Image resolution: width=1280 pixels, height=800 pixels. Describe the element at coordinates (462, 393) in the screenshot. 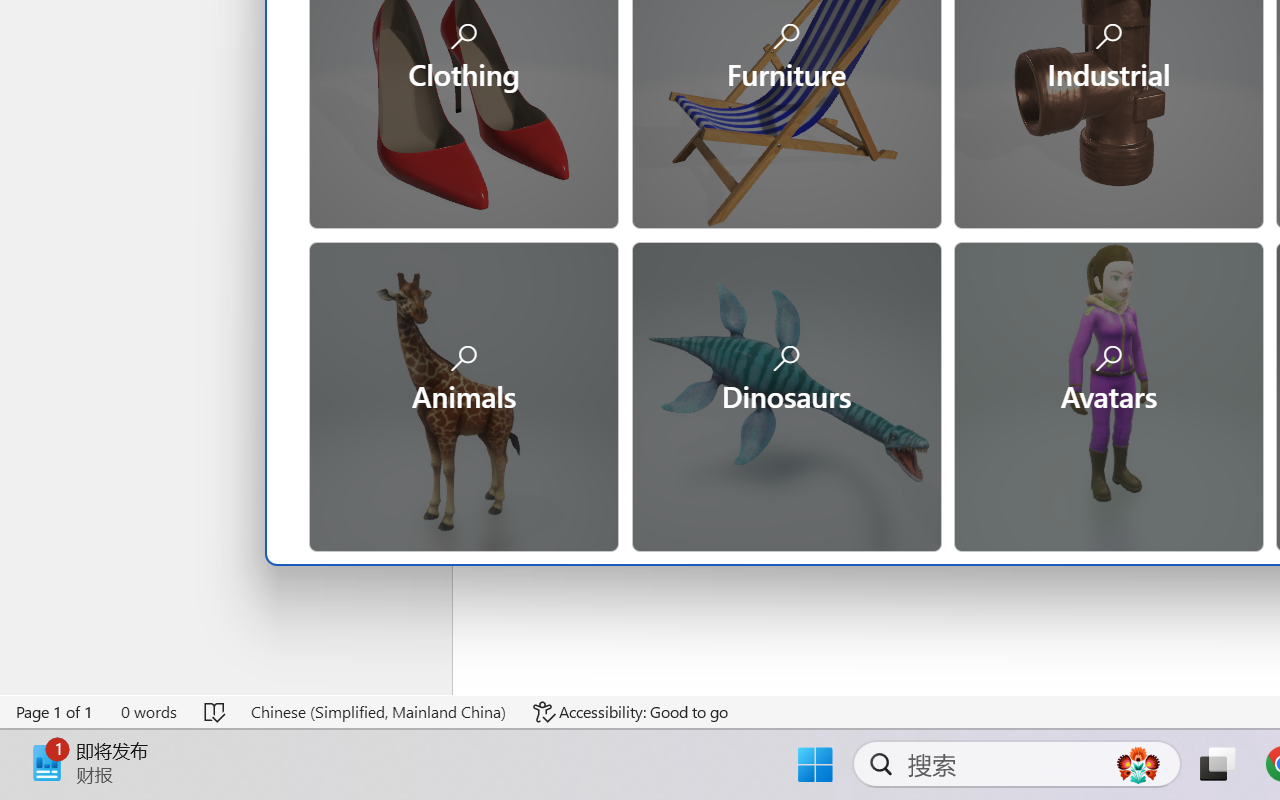

I see `'Animals'` at that location.